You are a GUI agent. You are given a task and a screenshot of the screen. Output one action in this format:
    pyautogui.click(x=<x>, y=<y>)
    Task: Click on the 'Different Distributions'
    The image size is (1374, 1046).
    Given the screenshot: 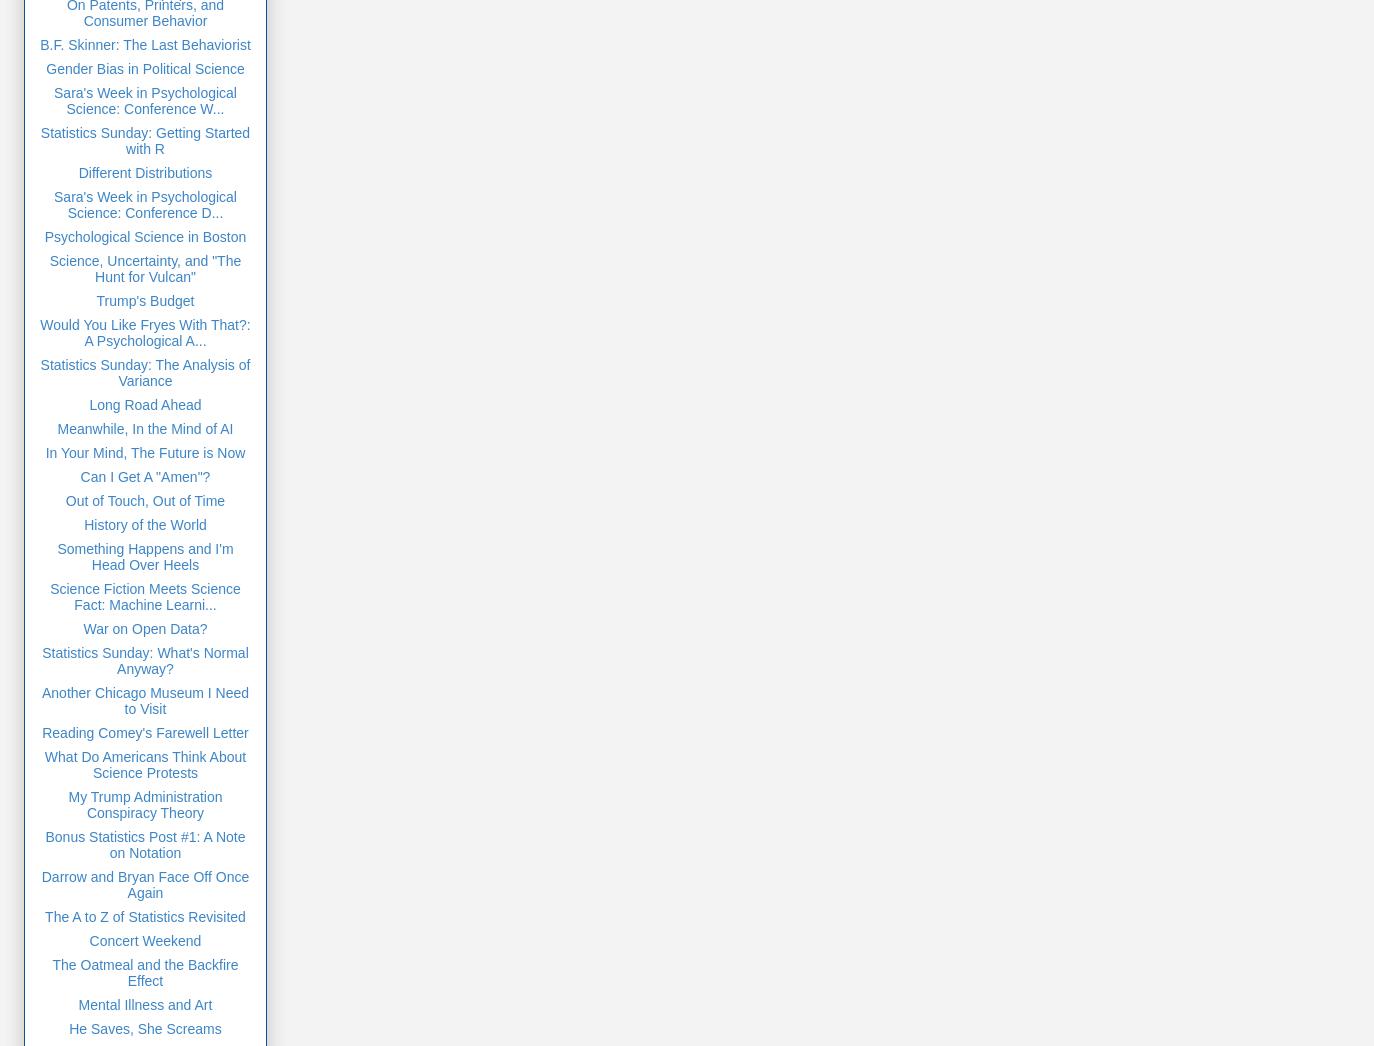 What is the action you would take?
    pyautogui.click(x=143, y=171)
    